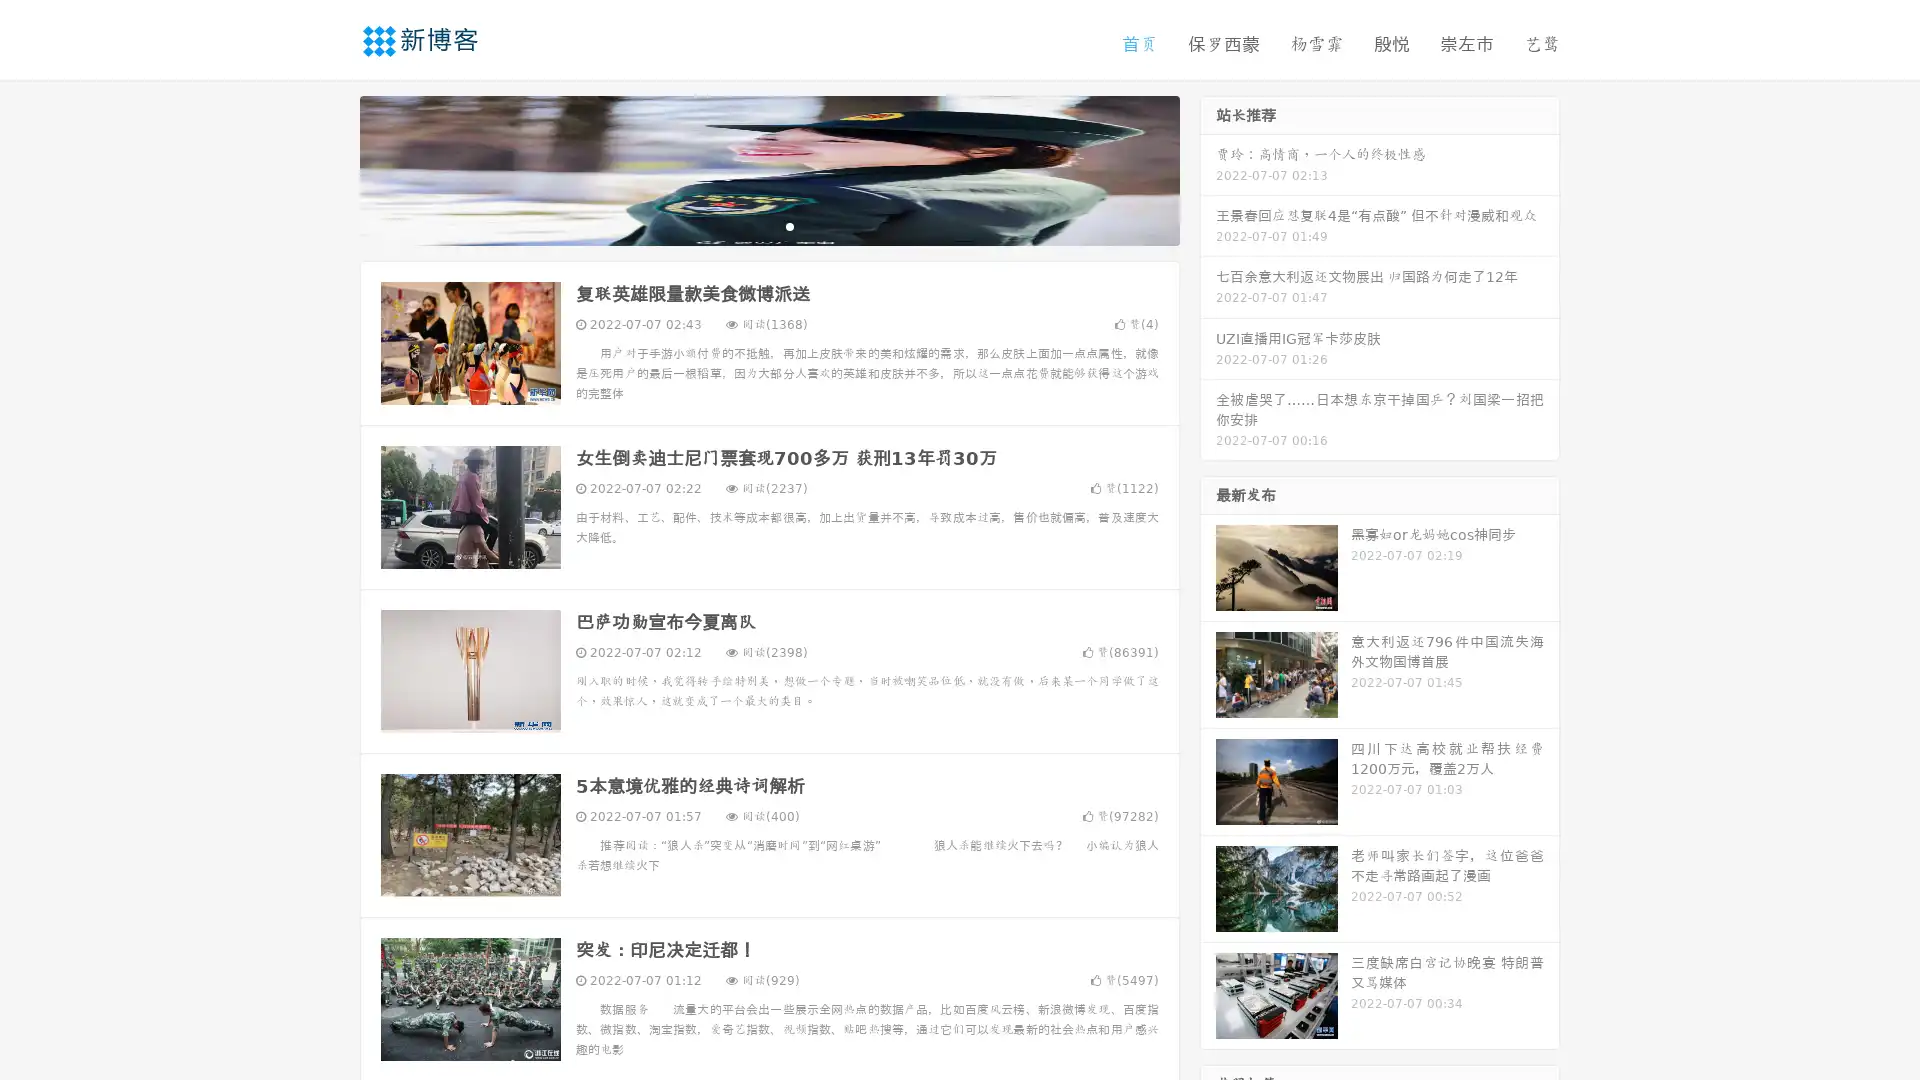 Image resolution: width=1920 pixels, height=1080 pixels. I want to click on Previous slide, so click(330, 168).